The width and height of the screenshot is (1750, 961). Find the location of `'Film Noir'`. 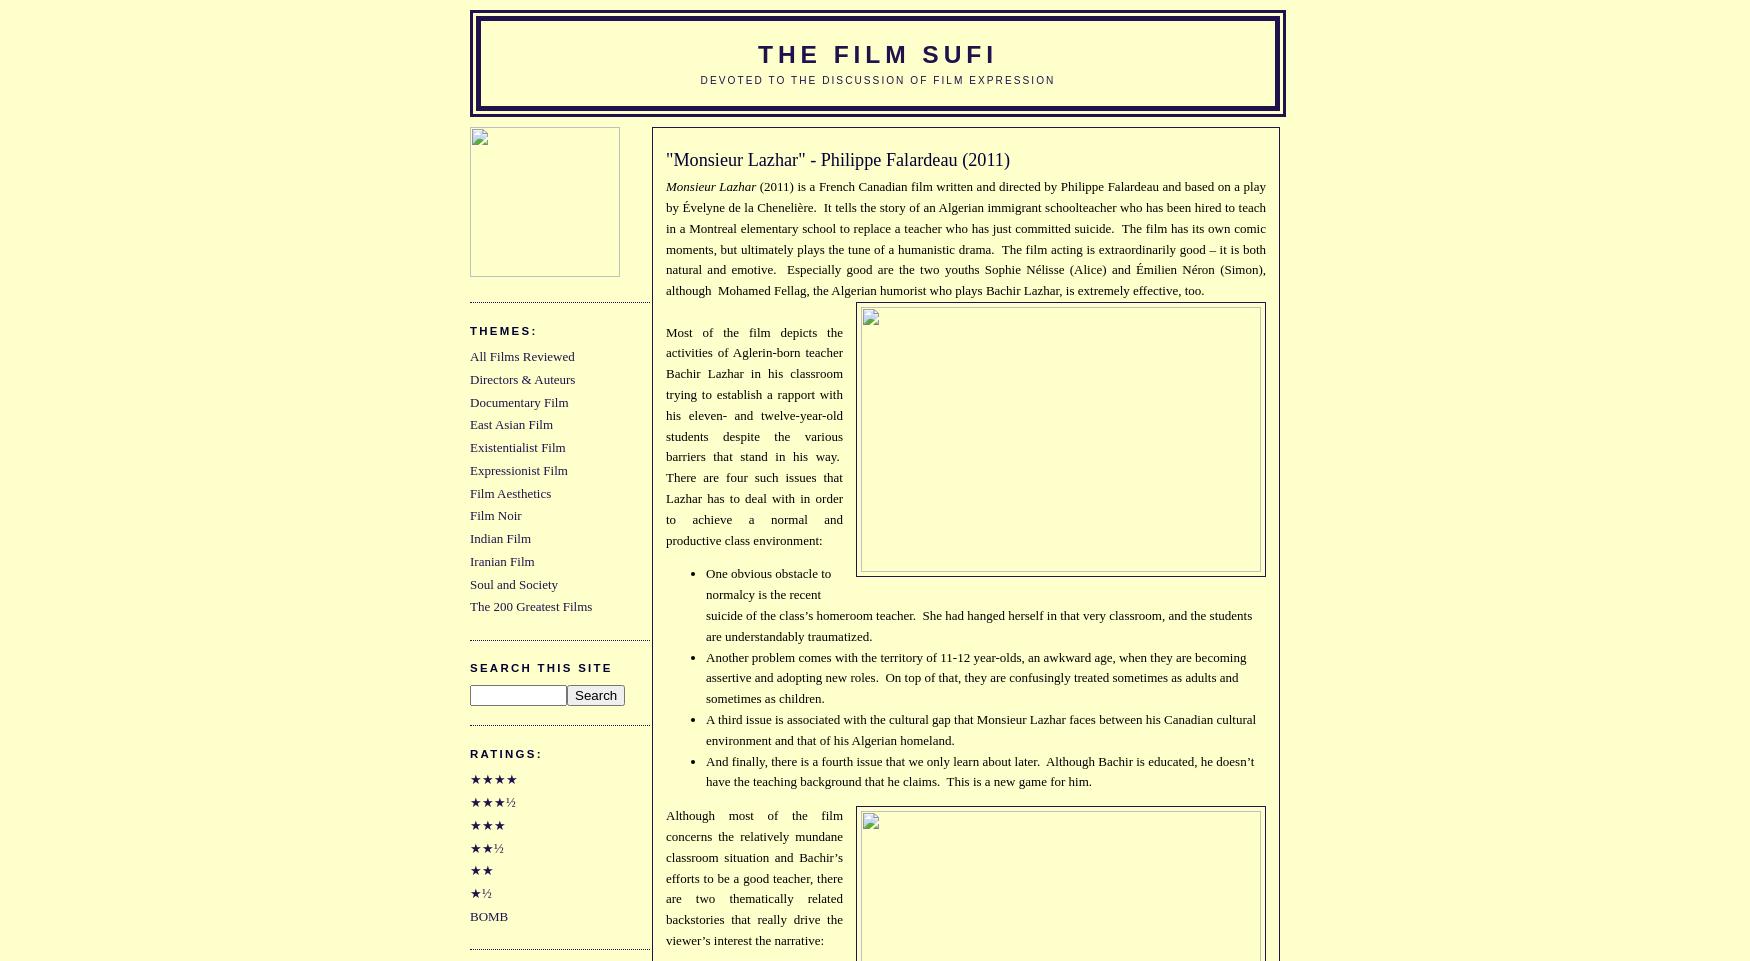

'Film Noir' is located at coordinates (495, 515).